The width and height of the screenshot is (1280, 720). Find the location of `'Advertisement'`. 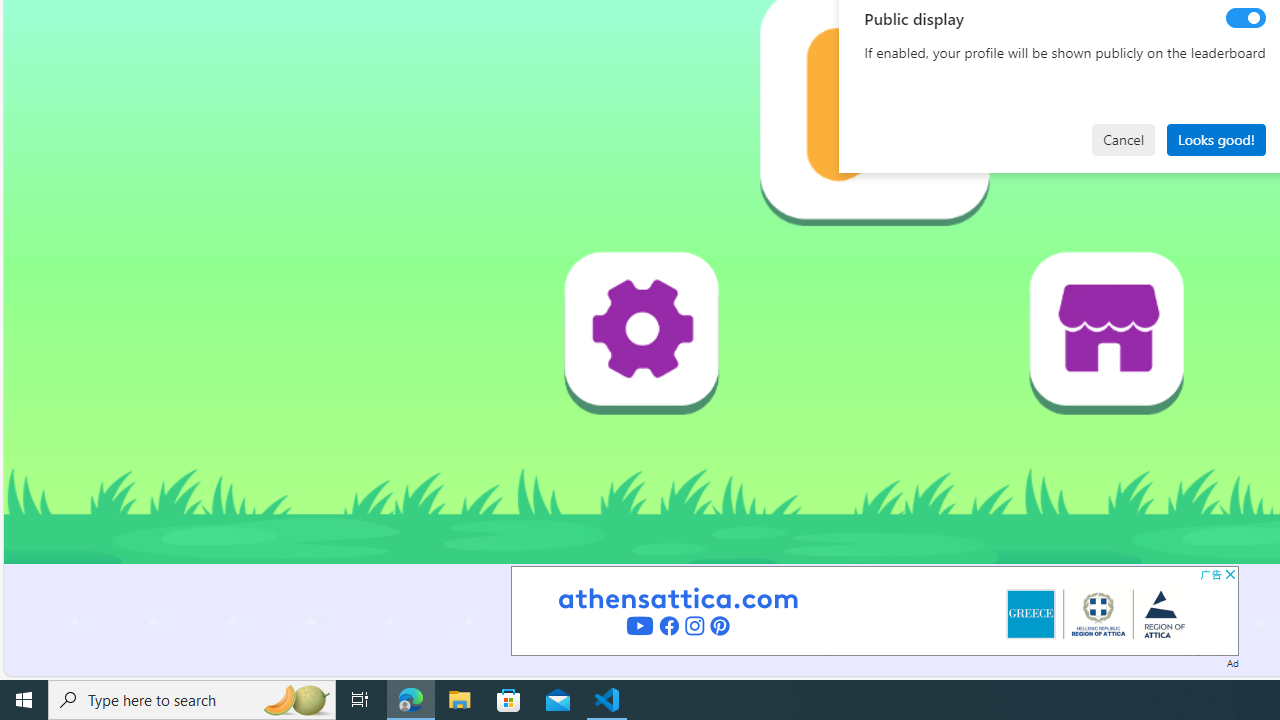

'Advertisement' is located at coordinates (874, 609).